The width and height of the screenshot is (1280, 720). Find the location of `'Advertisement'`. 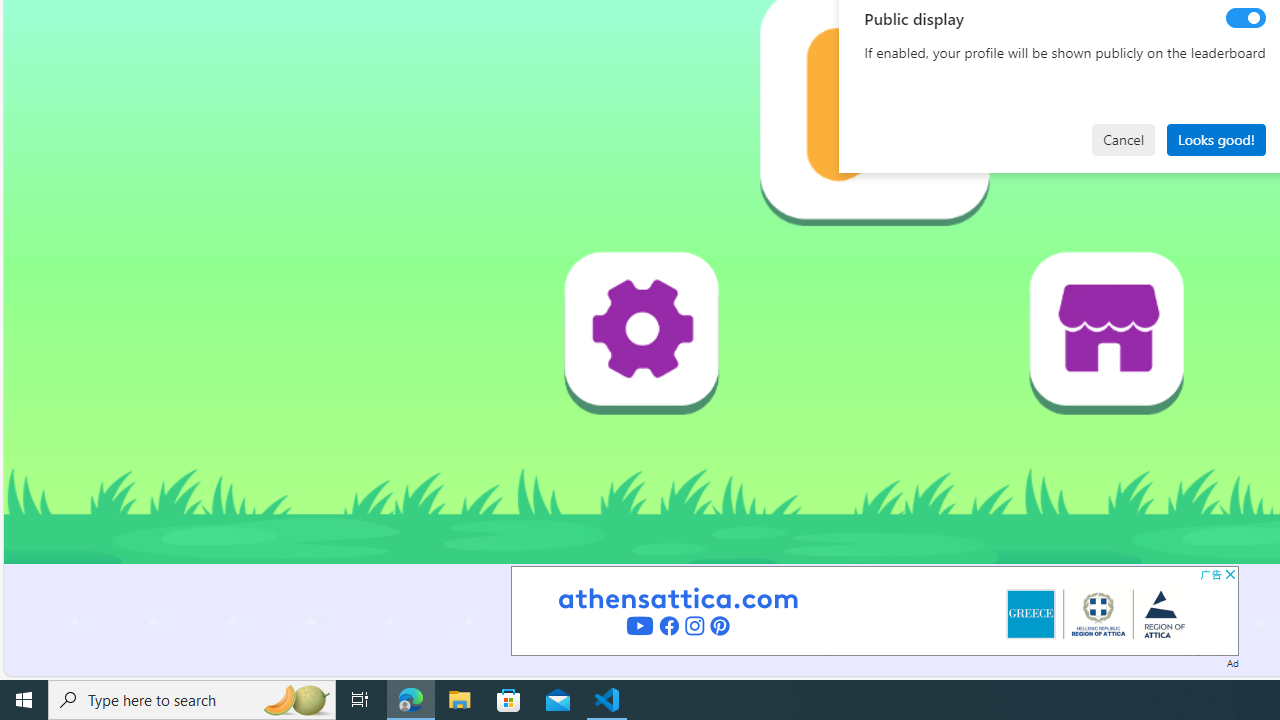

'Advertisement' is located at coordinates (874, 609).